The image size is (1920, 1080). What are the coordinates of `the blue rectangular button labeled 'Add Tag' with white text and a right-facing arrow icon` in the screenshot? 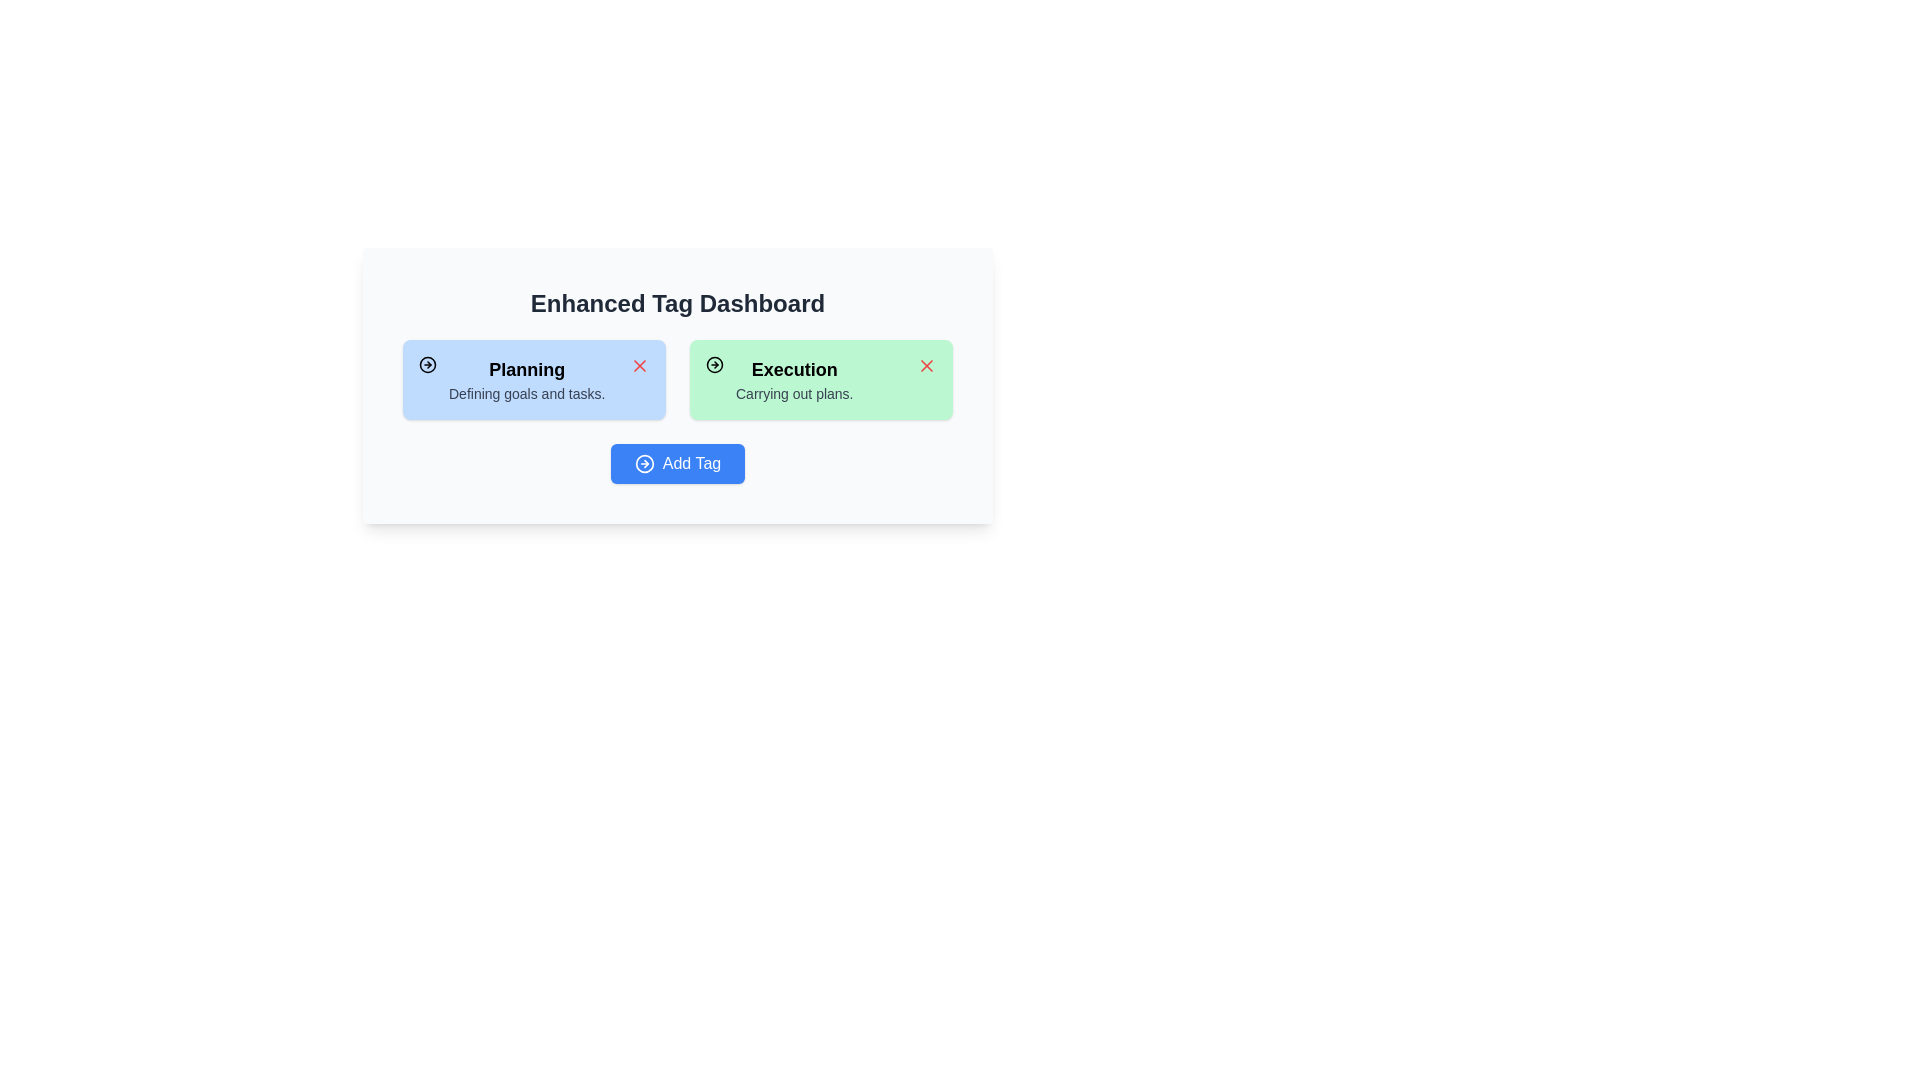 It's located at (677, 463).